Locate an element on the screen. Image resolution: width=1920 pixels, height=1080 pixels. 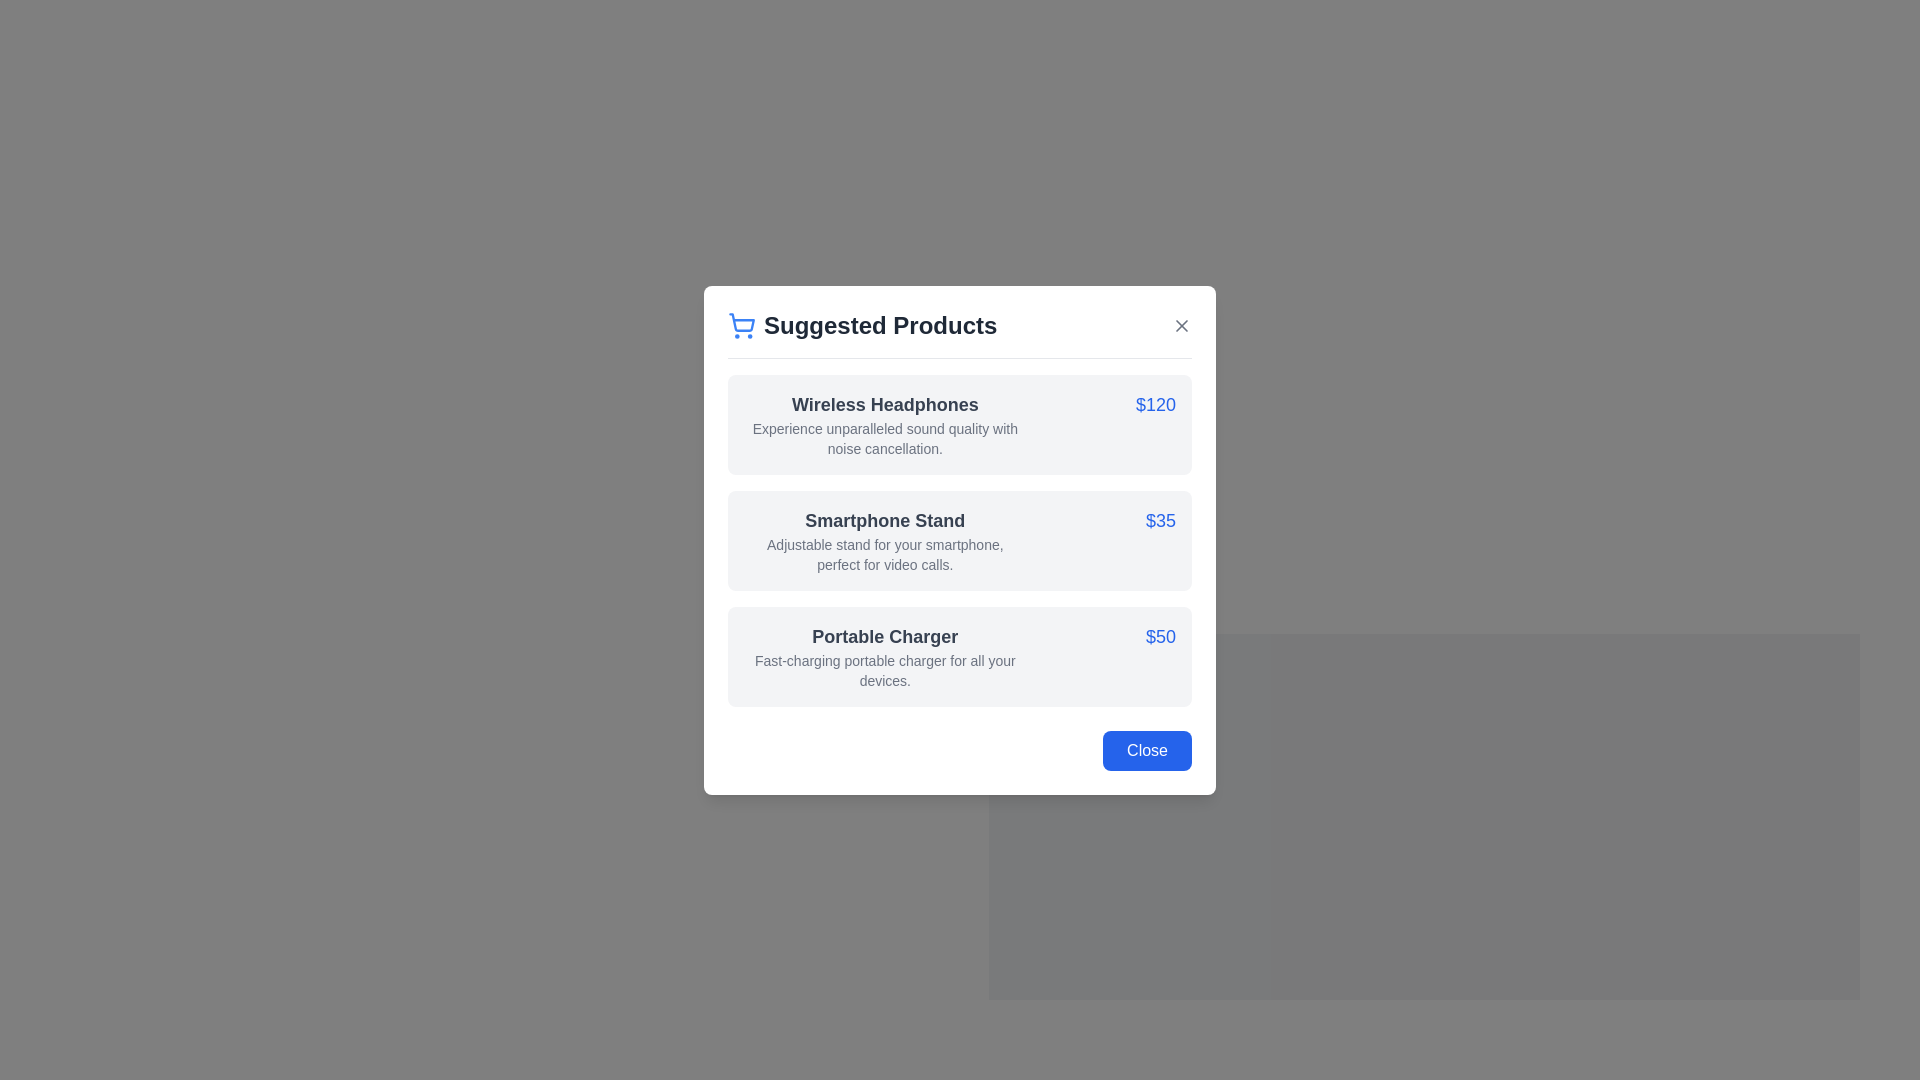
the first product card displaying information for 'Wireless Headphones' located in the 'Suggested Products' section of the modal is located at coordinates (960, 423).